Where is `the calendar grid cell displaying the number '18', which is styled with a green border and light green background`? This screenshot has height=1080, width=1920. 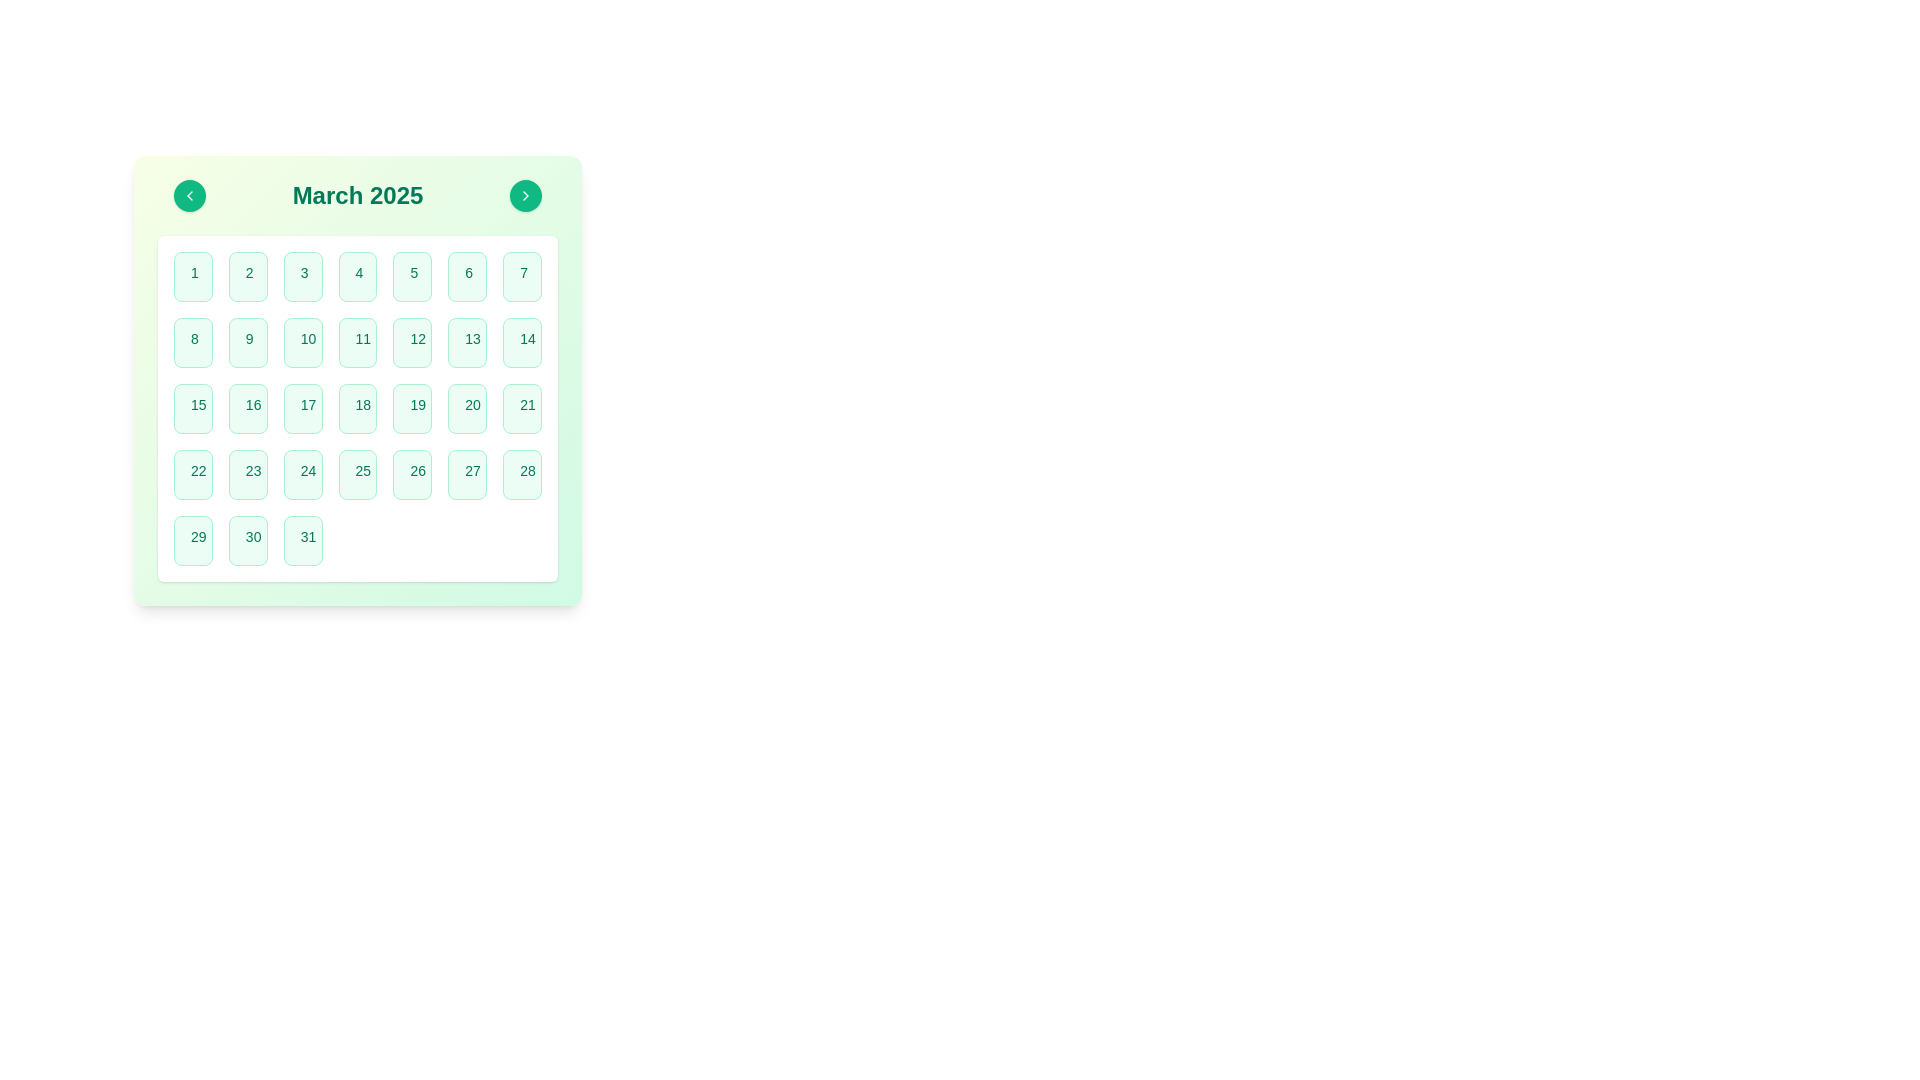
the calendar grid cell displaying the number '18', which is styled with a green border and light green background is located at coordinates (358, 407).